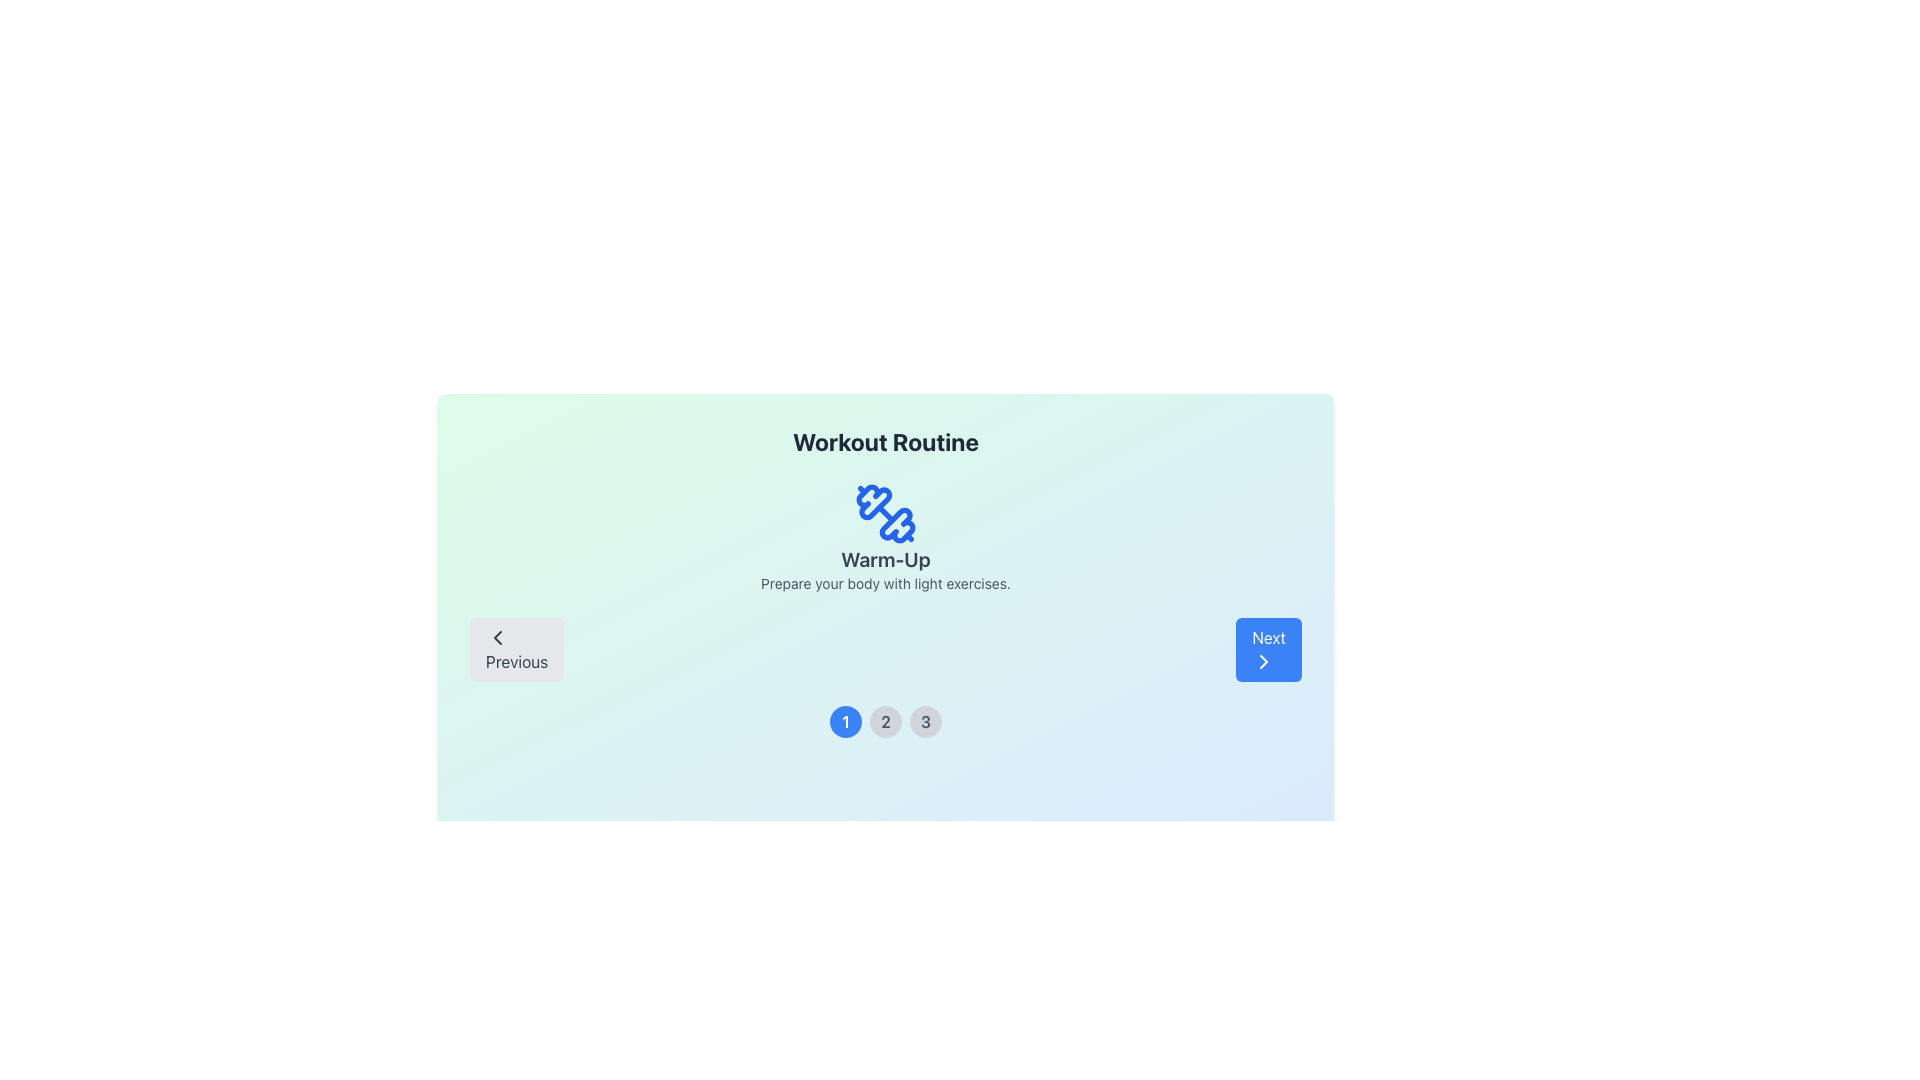 The width and height of the screenshot is (1920, 1080). Describe the element at coordinates (885, 721) in the screenshot. I see `the pagination button labeled '2'` at that location.